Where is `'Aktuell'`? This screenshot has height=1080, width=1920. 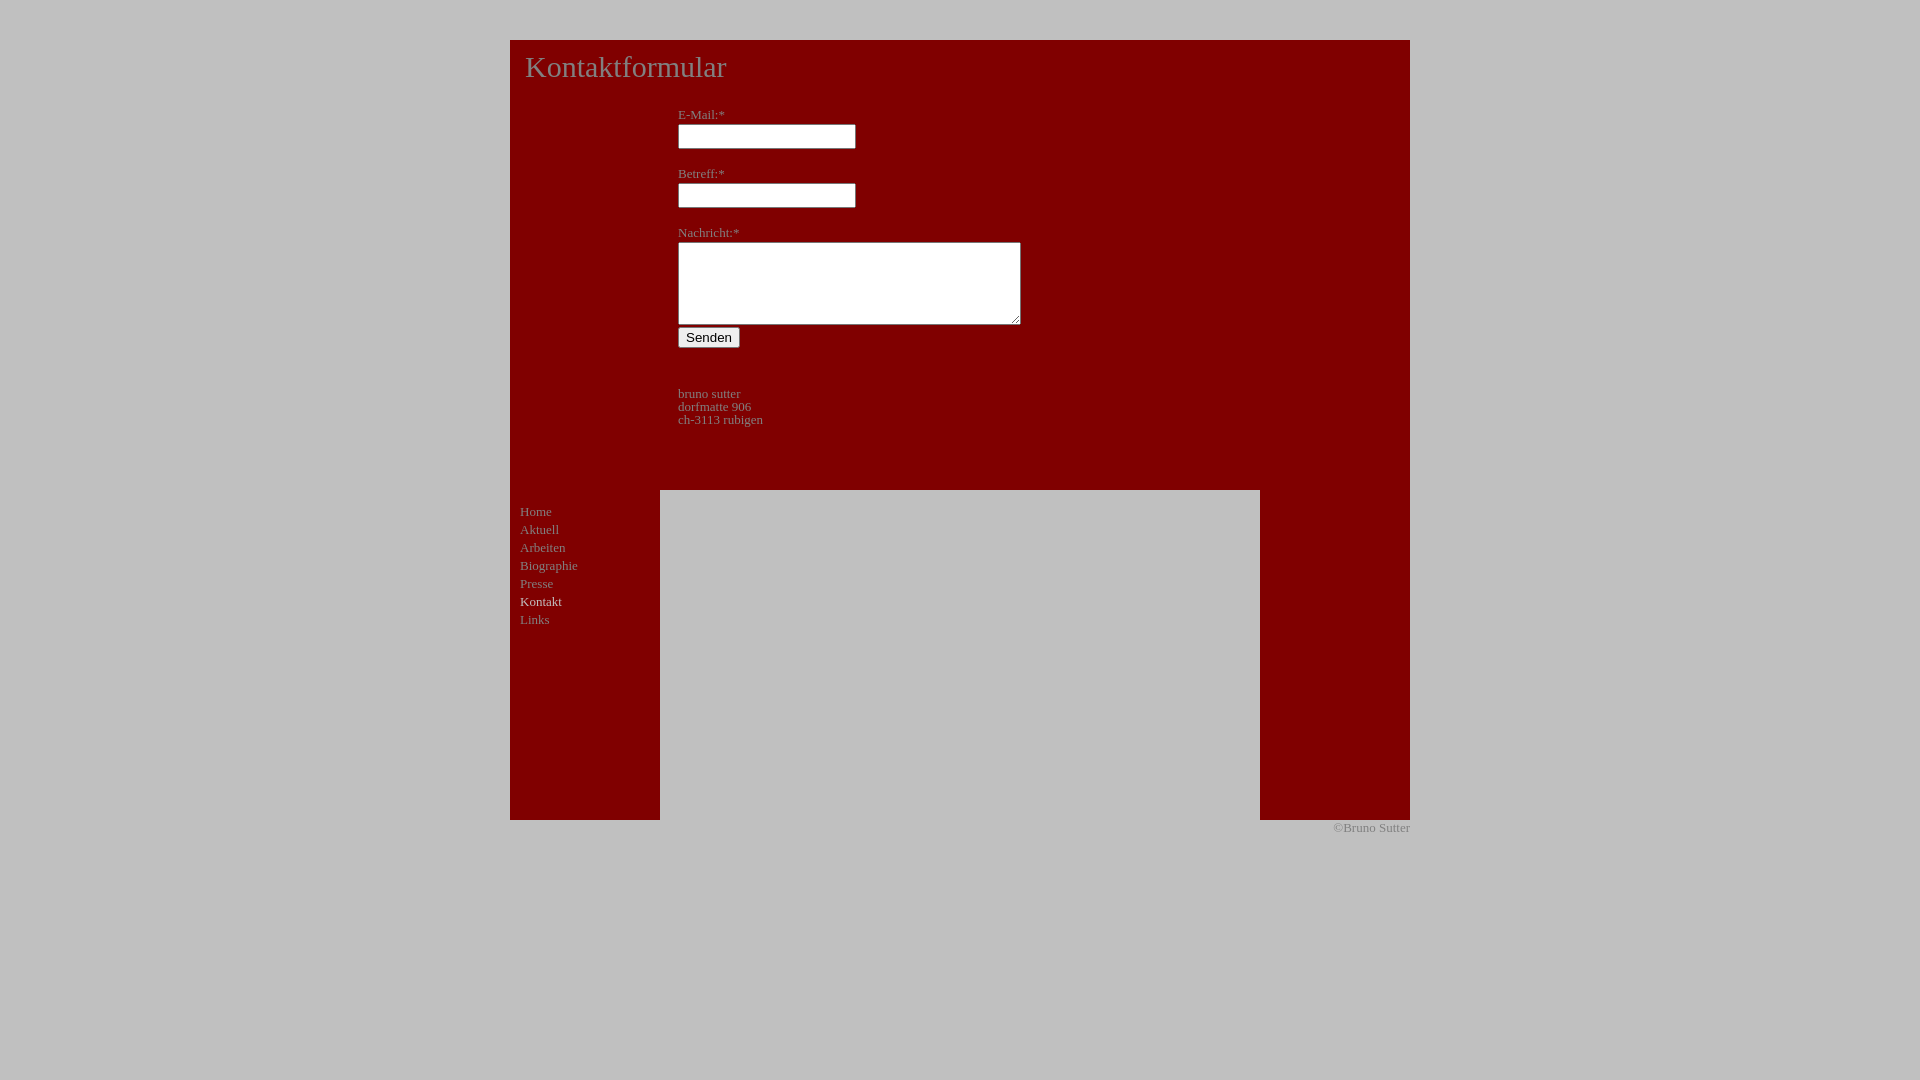 'Aktuell' is located at coordinates (539, 528).